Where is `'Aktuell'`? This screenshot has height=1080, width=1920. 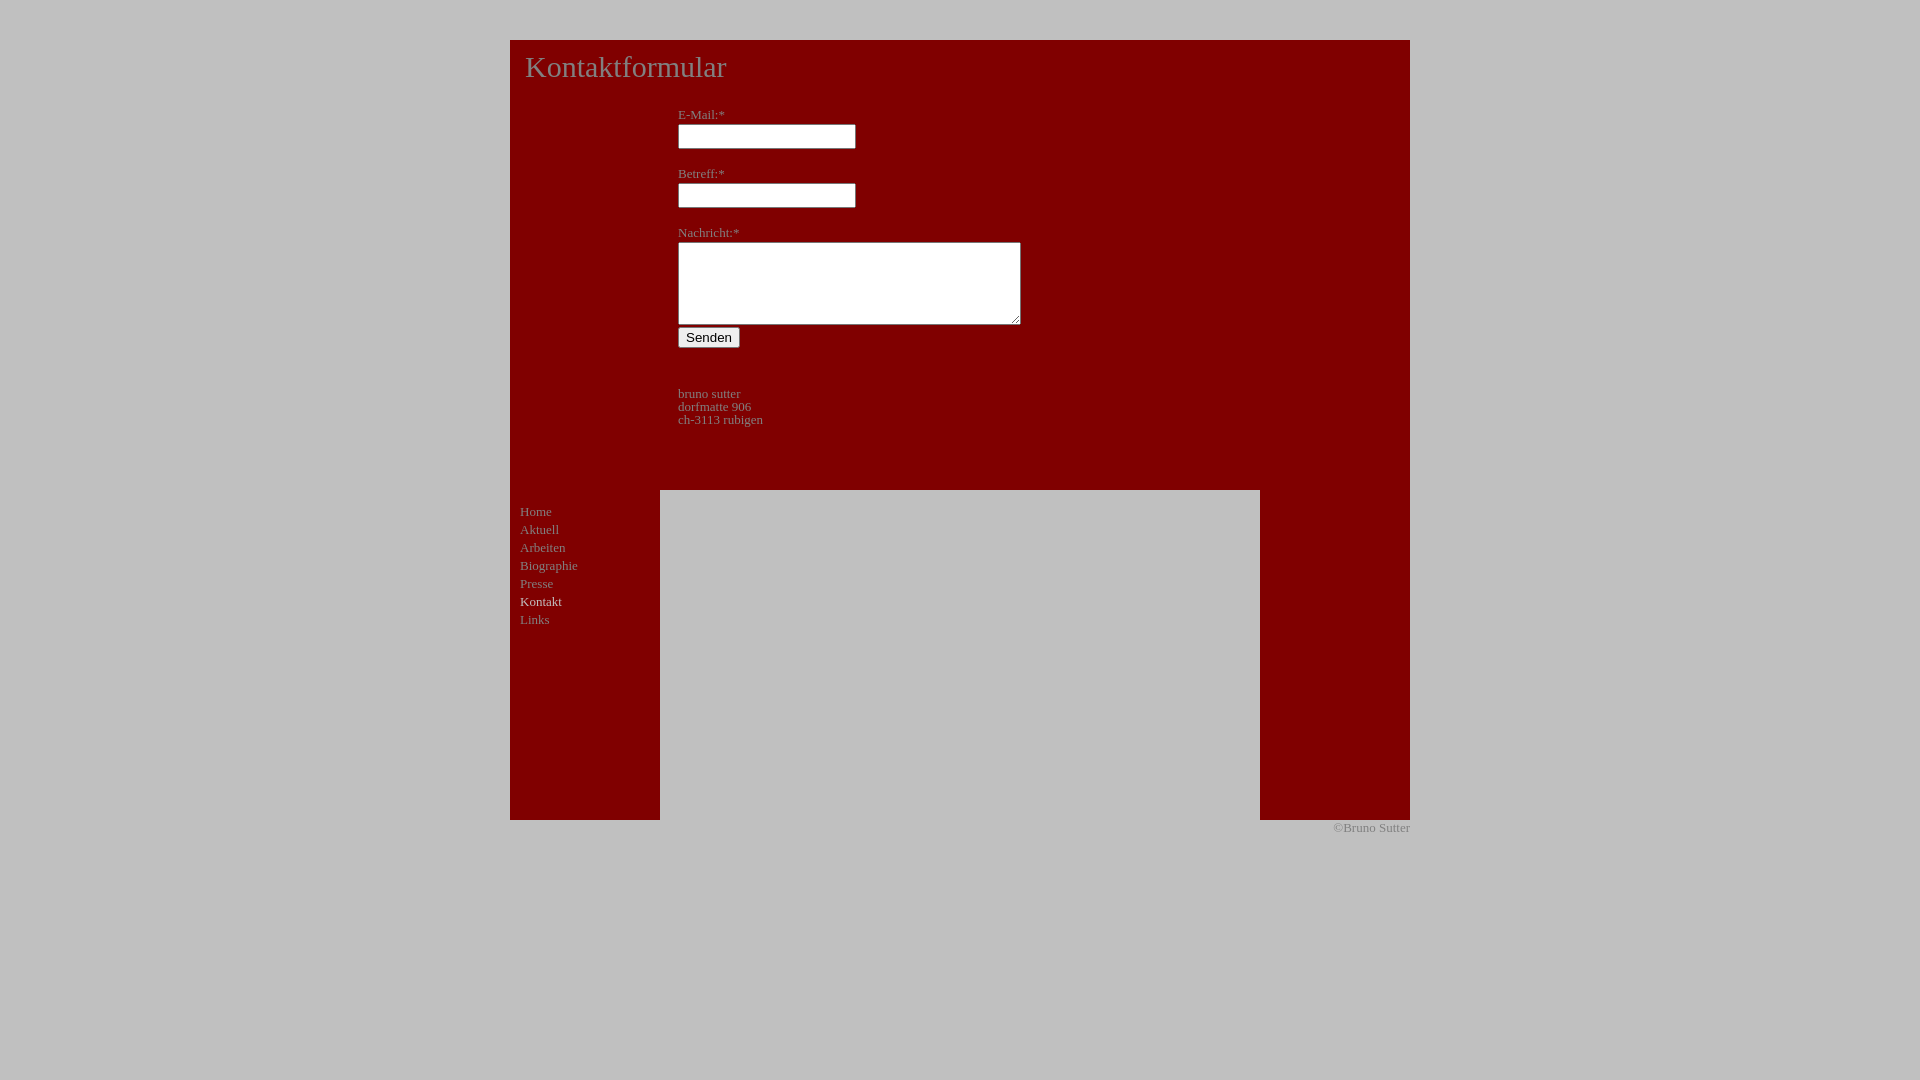 'Aktuell' is located at coordinates (539, 528).